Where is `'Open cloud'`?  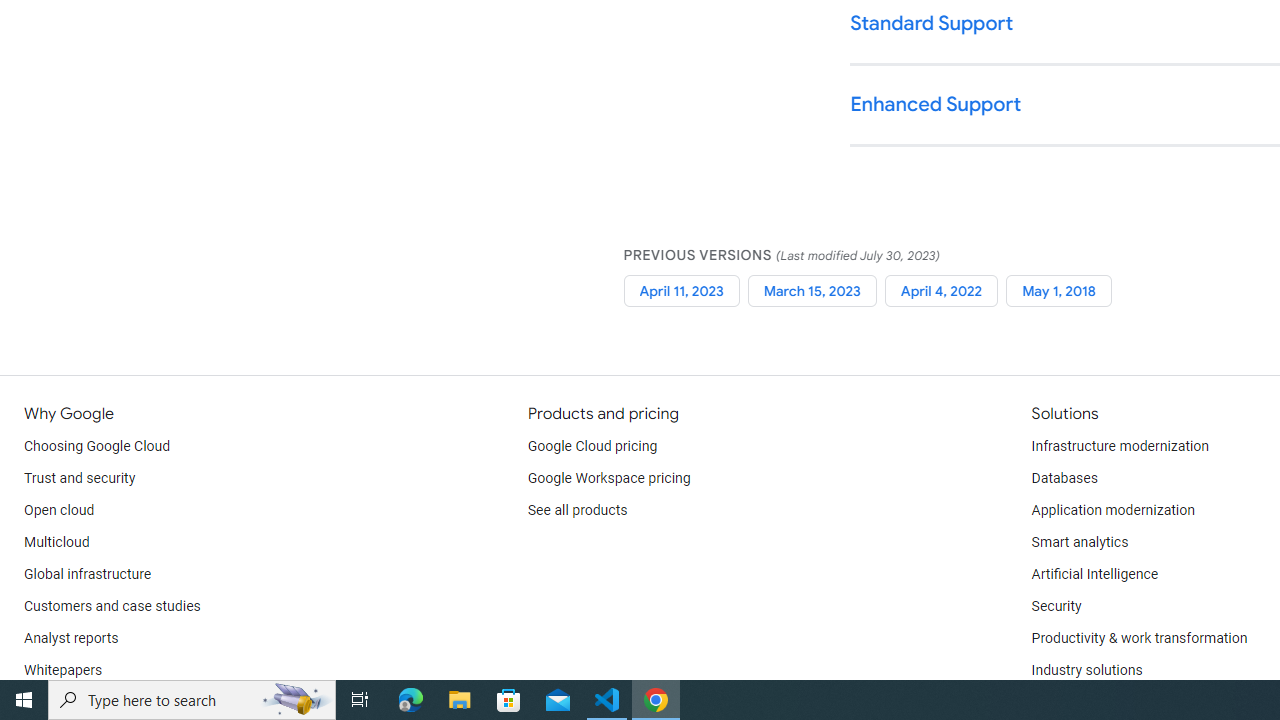 'Open cloud' is located at coordinates (59, 510).